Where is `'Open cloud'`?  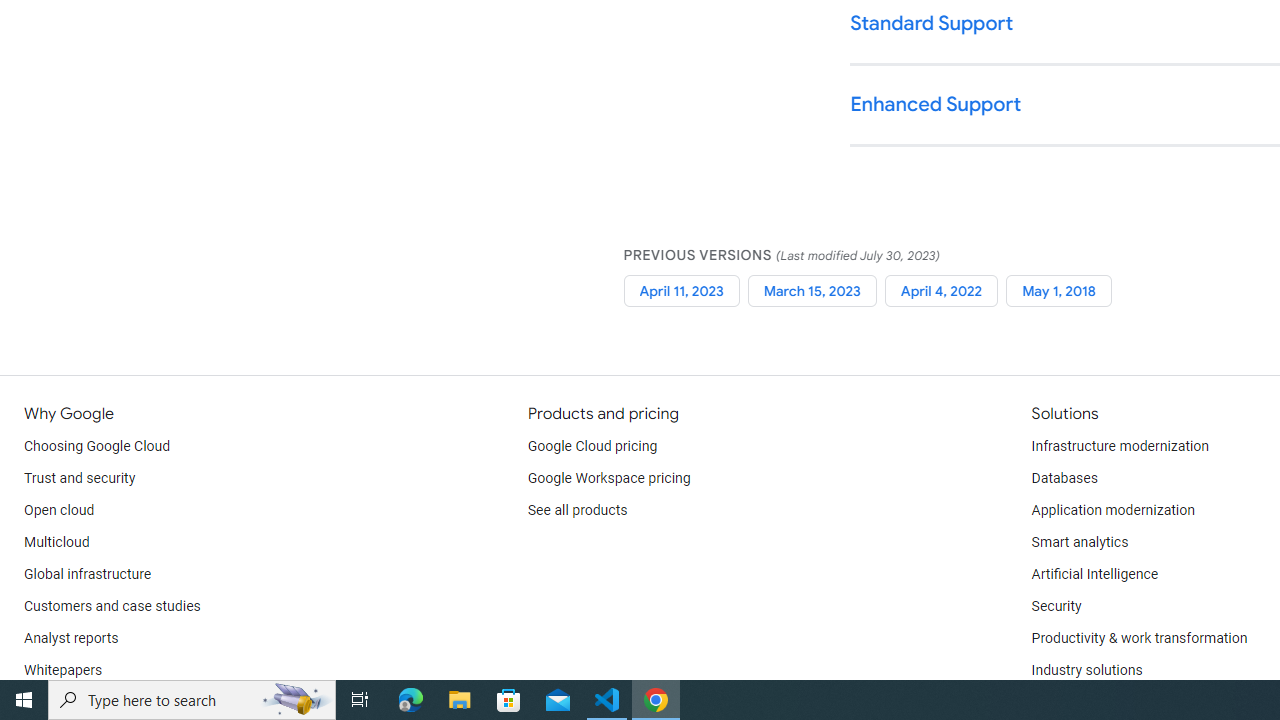 'Open cloud' is located at coordinates (59, 510).